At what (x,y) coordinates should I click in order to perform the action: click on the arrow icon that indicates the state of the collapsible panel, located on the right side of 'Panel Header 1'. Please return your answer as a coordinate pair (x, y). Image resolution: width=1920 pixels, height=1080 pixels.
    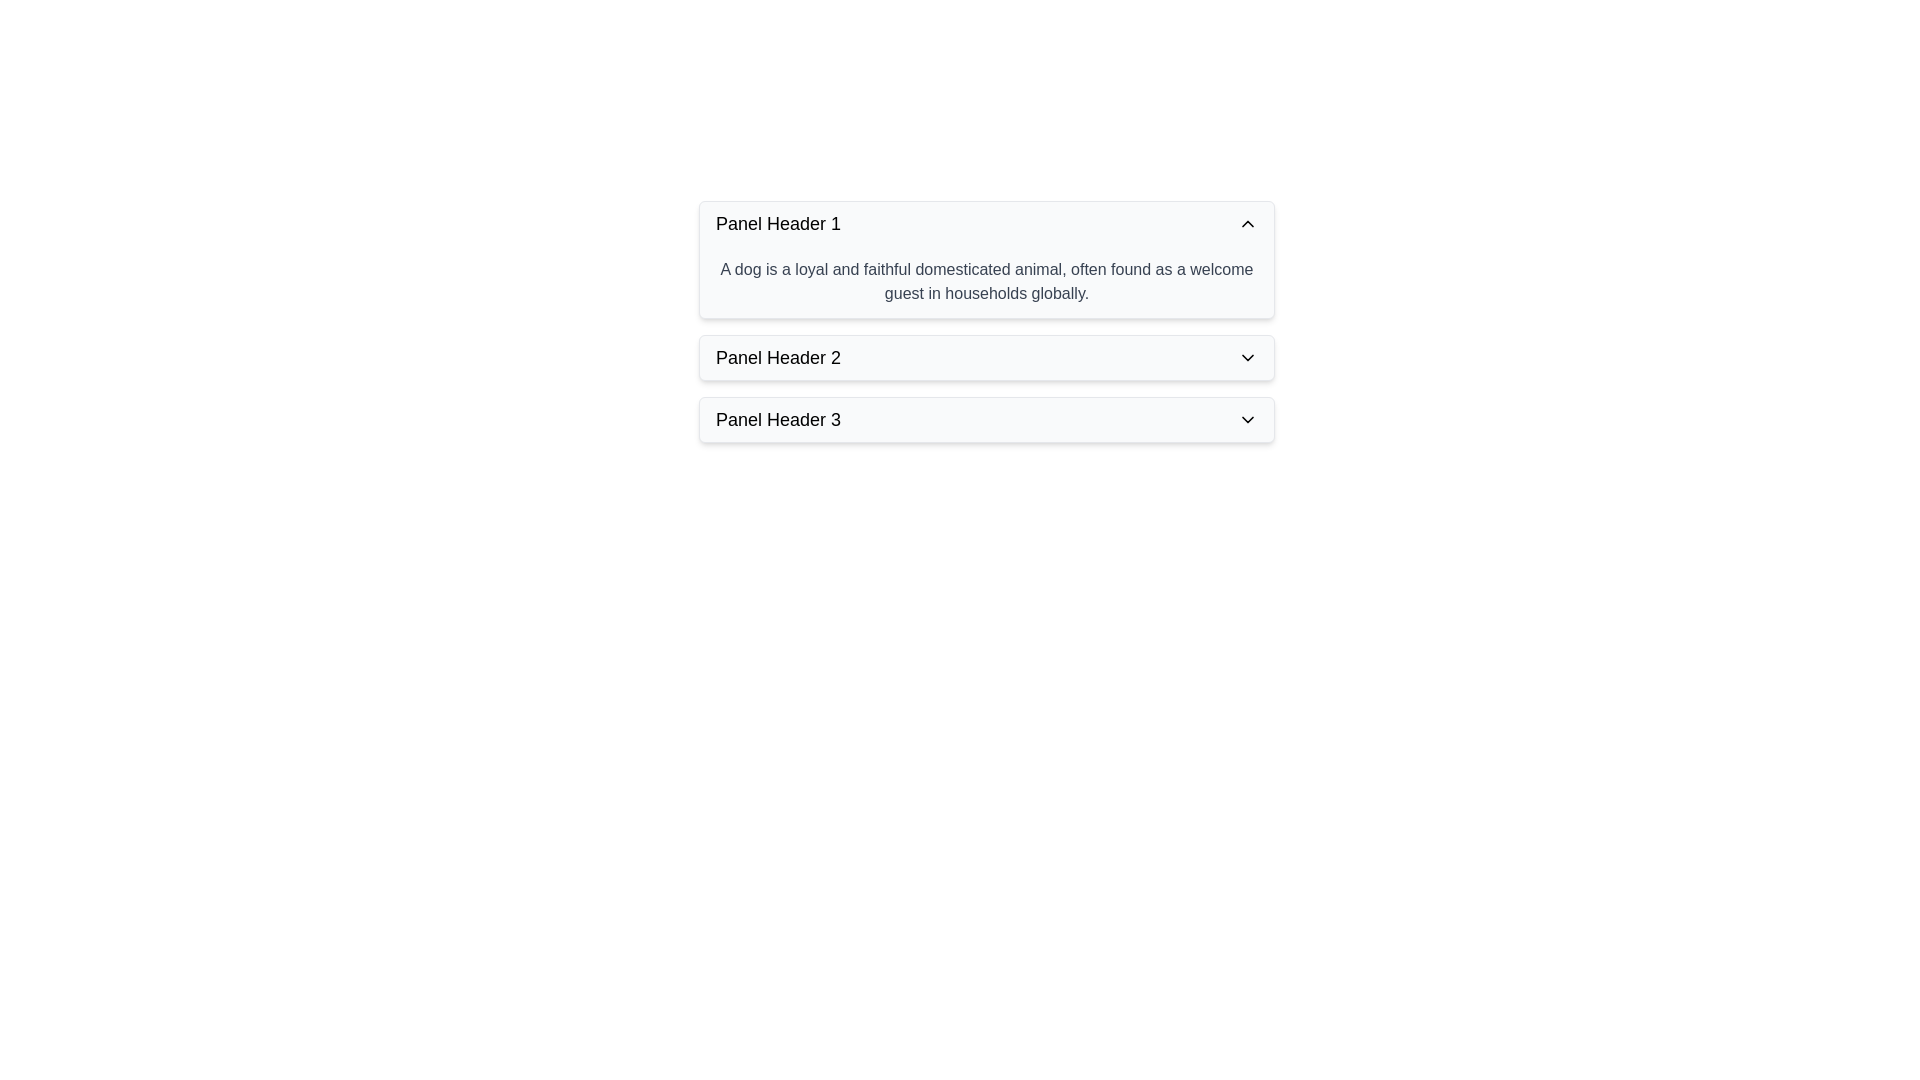
    Looking at the image, I should click on (1247, 223).